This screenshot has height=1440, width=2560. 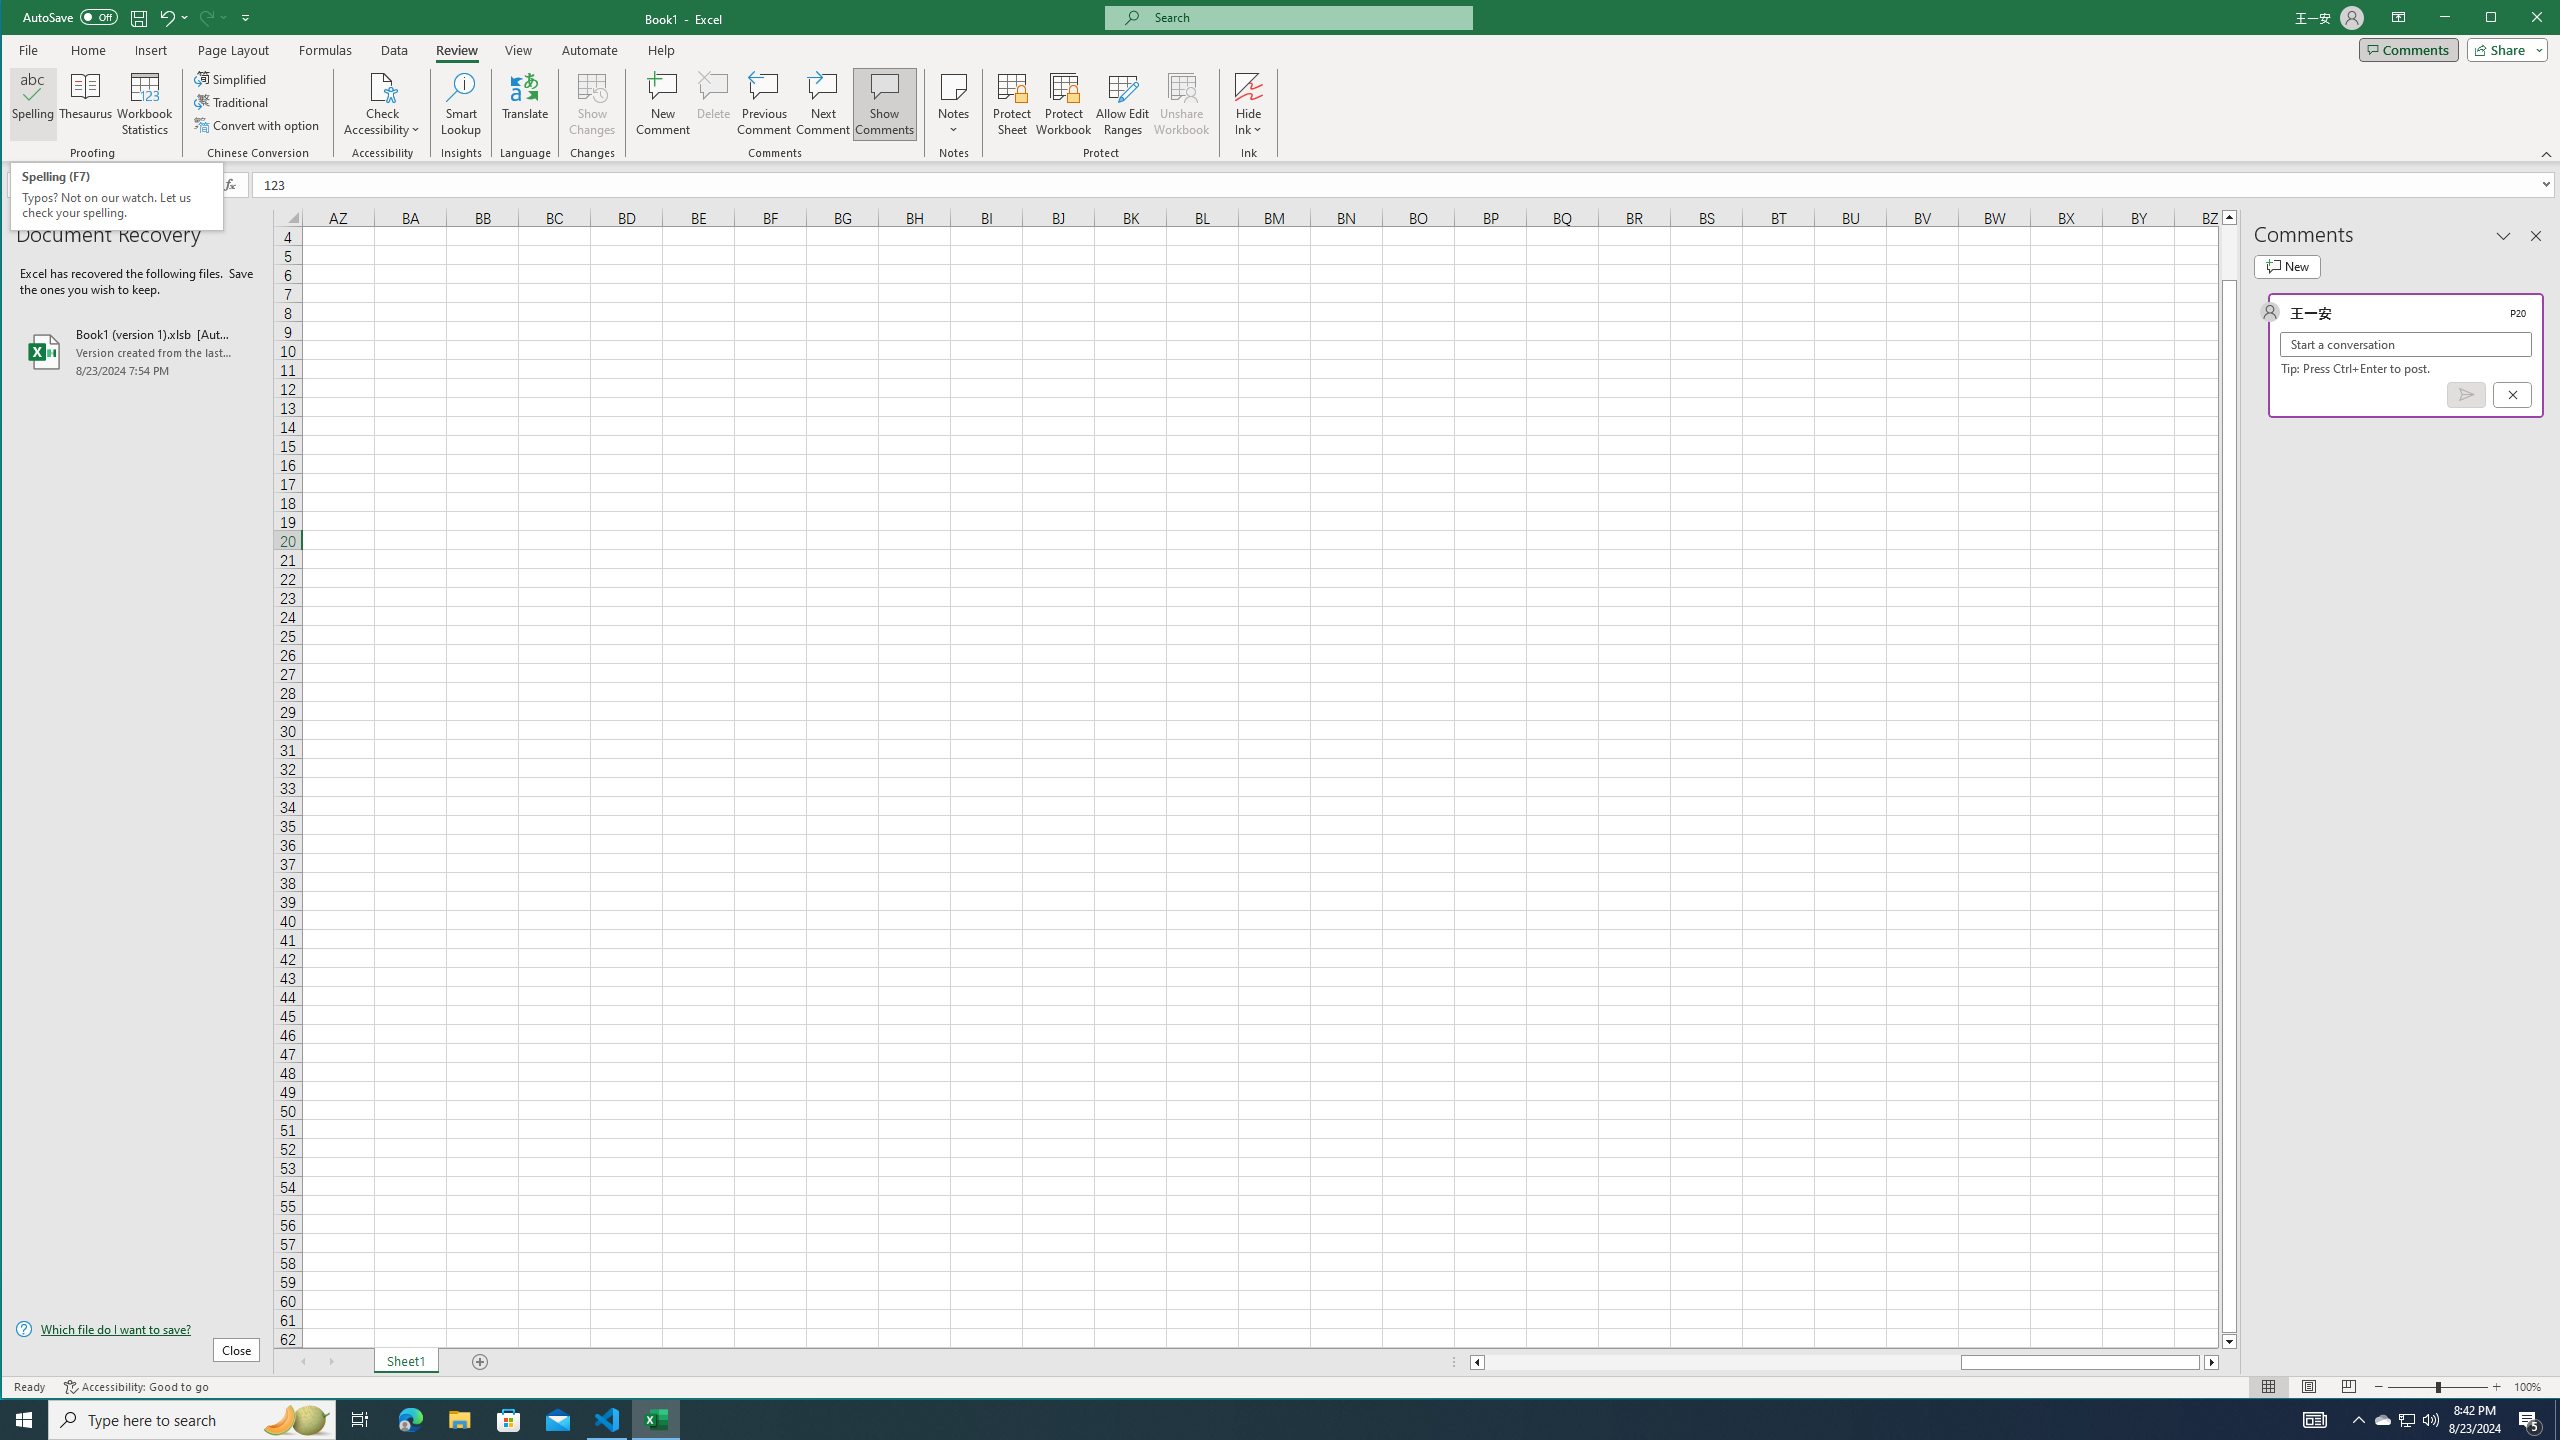 What do you see at coordinates (409, 1418) in the screenshot?
I see `'Microsoft Edge'` at bounding box center [409, 1418].